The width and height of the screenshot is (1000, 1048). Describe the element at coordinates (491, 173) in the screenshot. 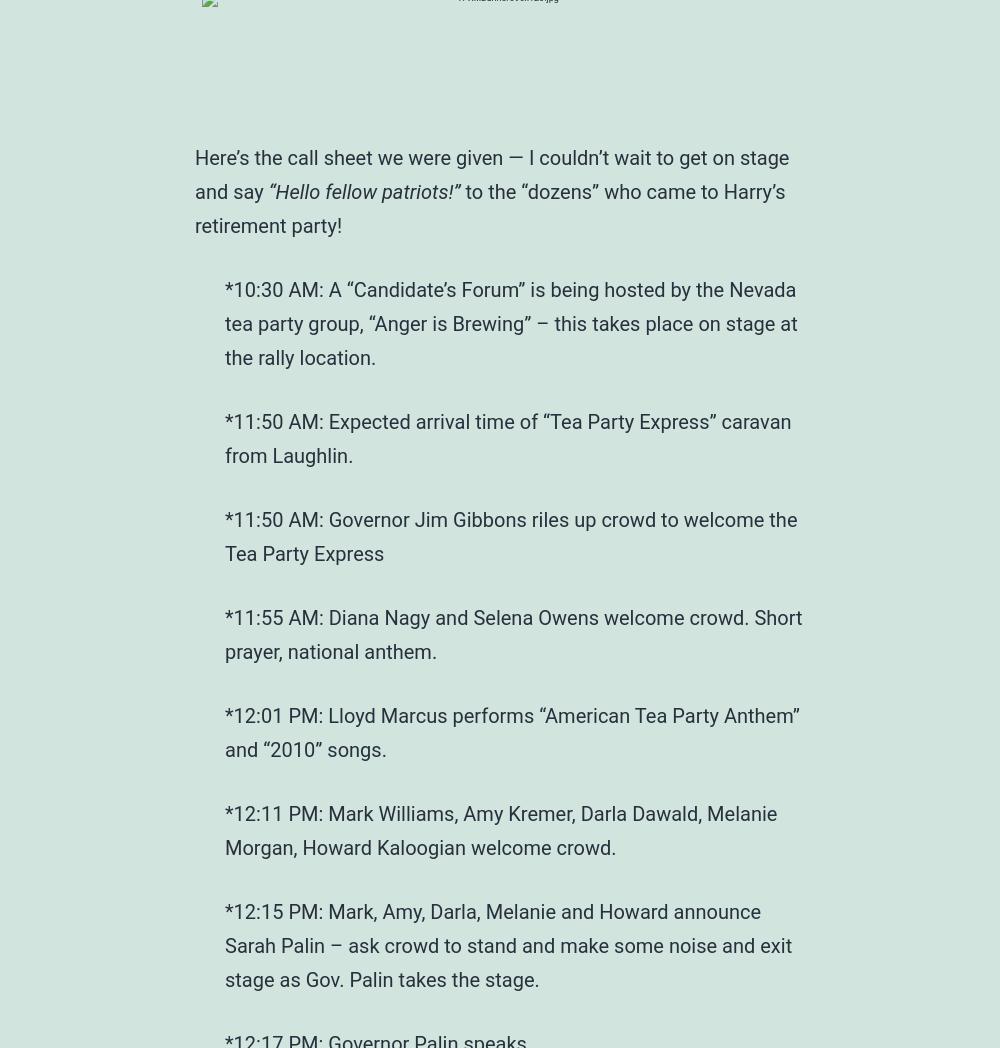

I see `'Here’s the call sheet we were given — I couldn’t wait to get on stage and say'` at that location.